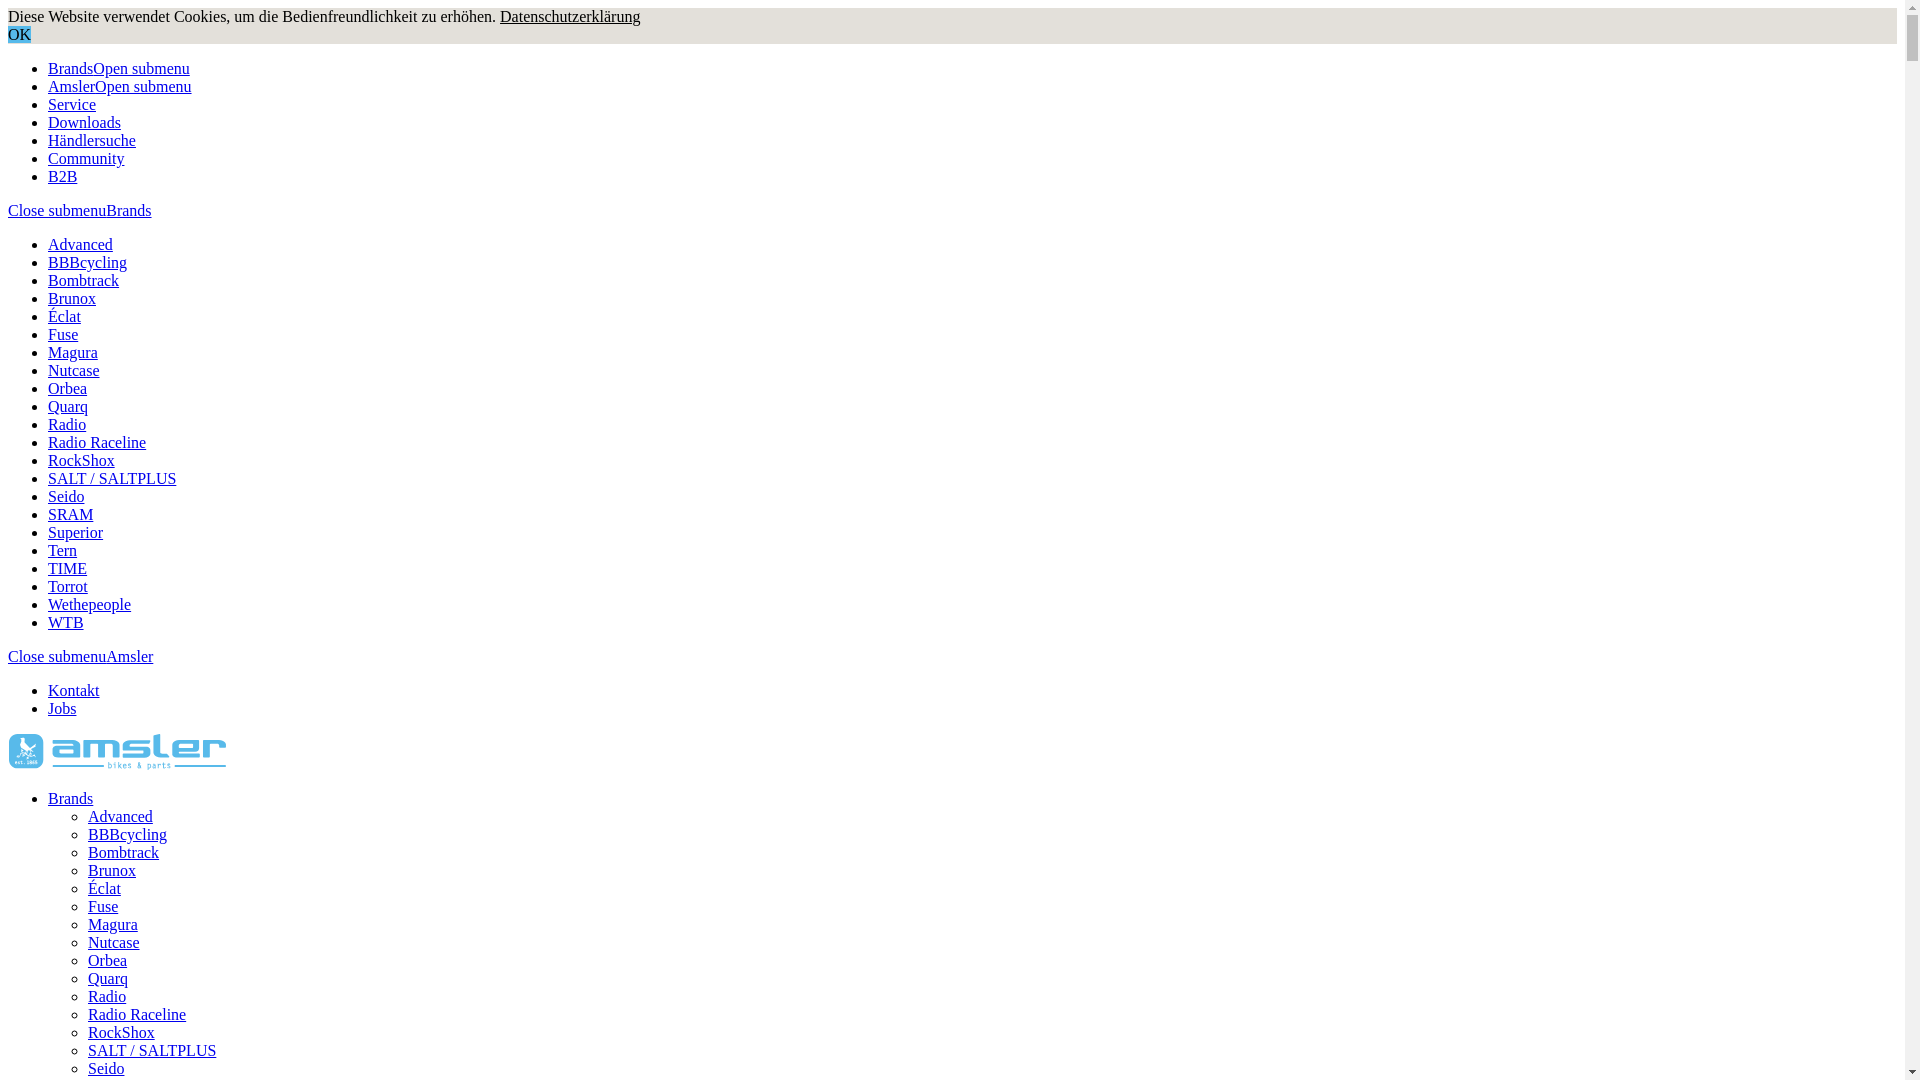  Describe the element at coordinates (75, 531) in the screenshot. I see `'Superior'` at that location.